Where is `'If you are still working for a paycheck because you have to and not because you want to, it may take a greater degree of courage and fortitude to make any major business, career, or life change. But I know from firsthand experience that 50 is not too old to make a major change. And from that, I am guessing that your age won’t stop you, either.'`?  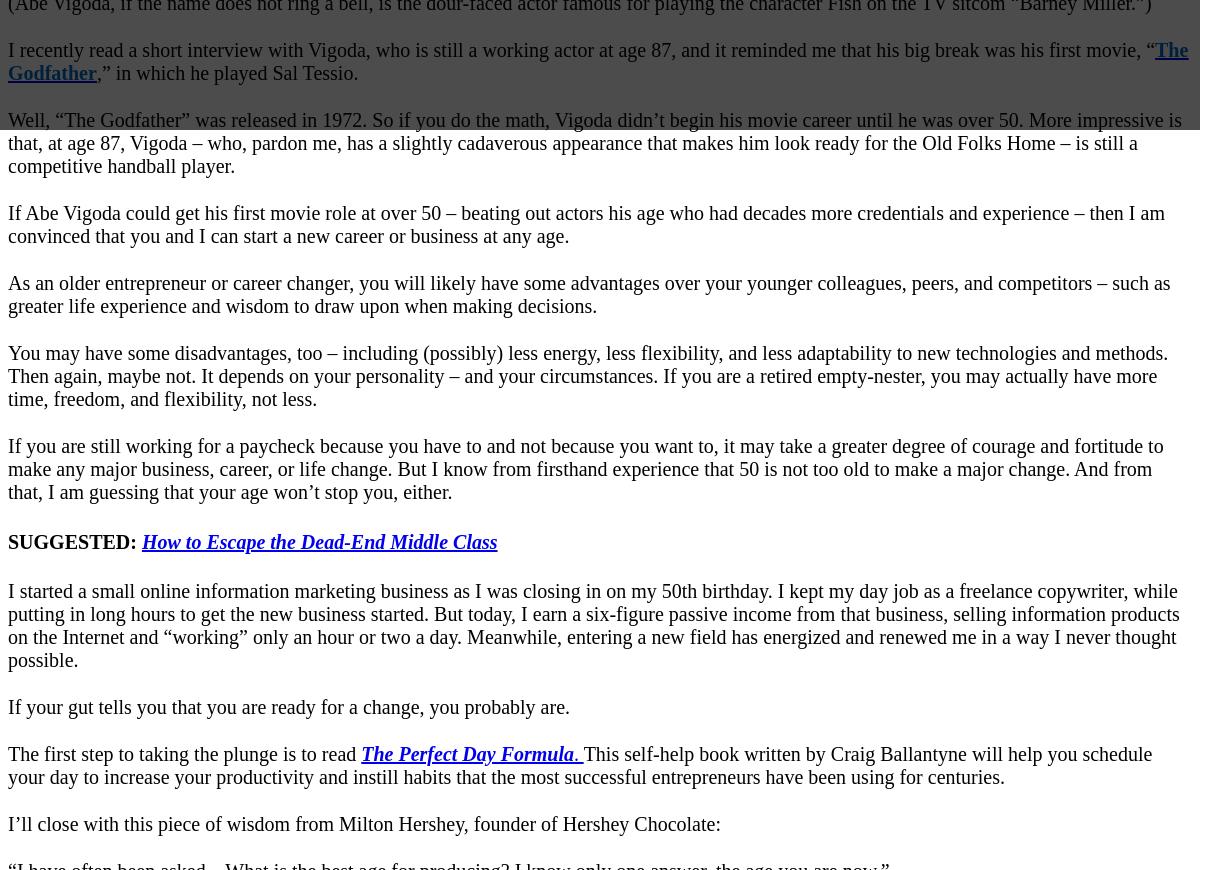 'If you are still working for a paycheck because you have to and not because you want to, it may take a greater degree of courage and fortitude to make any major business, career, or life change. But I know from firsthand experience that 50 is not too old to make a major change. And from that, I am guessing that your age won’t stop you, either.' is located at coordinates (584, 468).